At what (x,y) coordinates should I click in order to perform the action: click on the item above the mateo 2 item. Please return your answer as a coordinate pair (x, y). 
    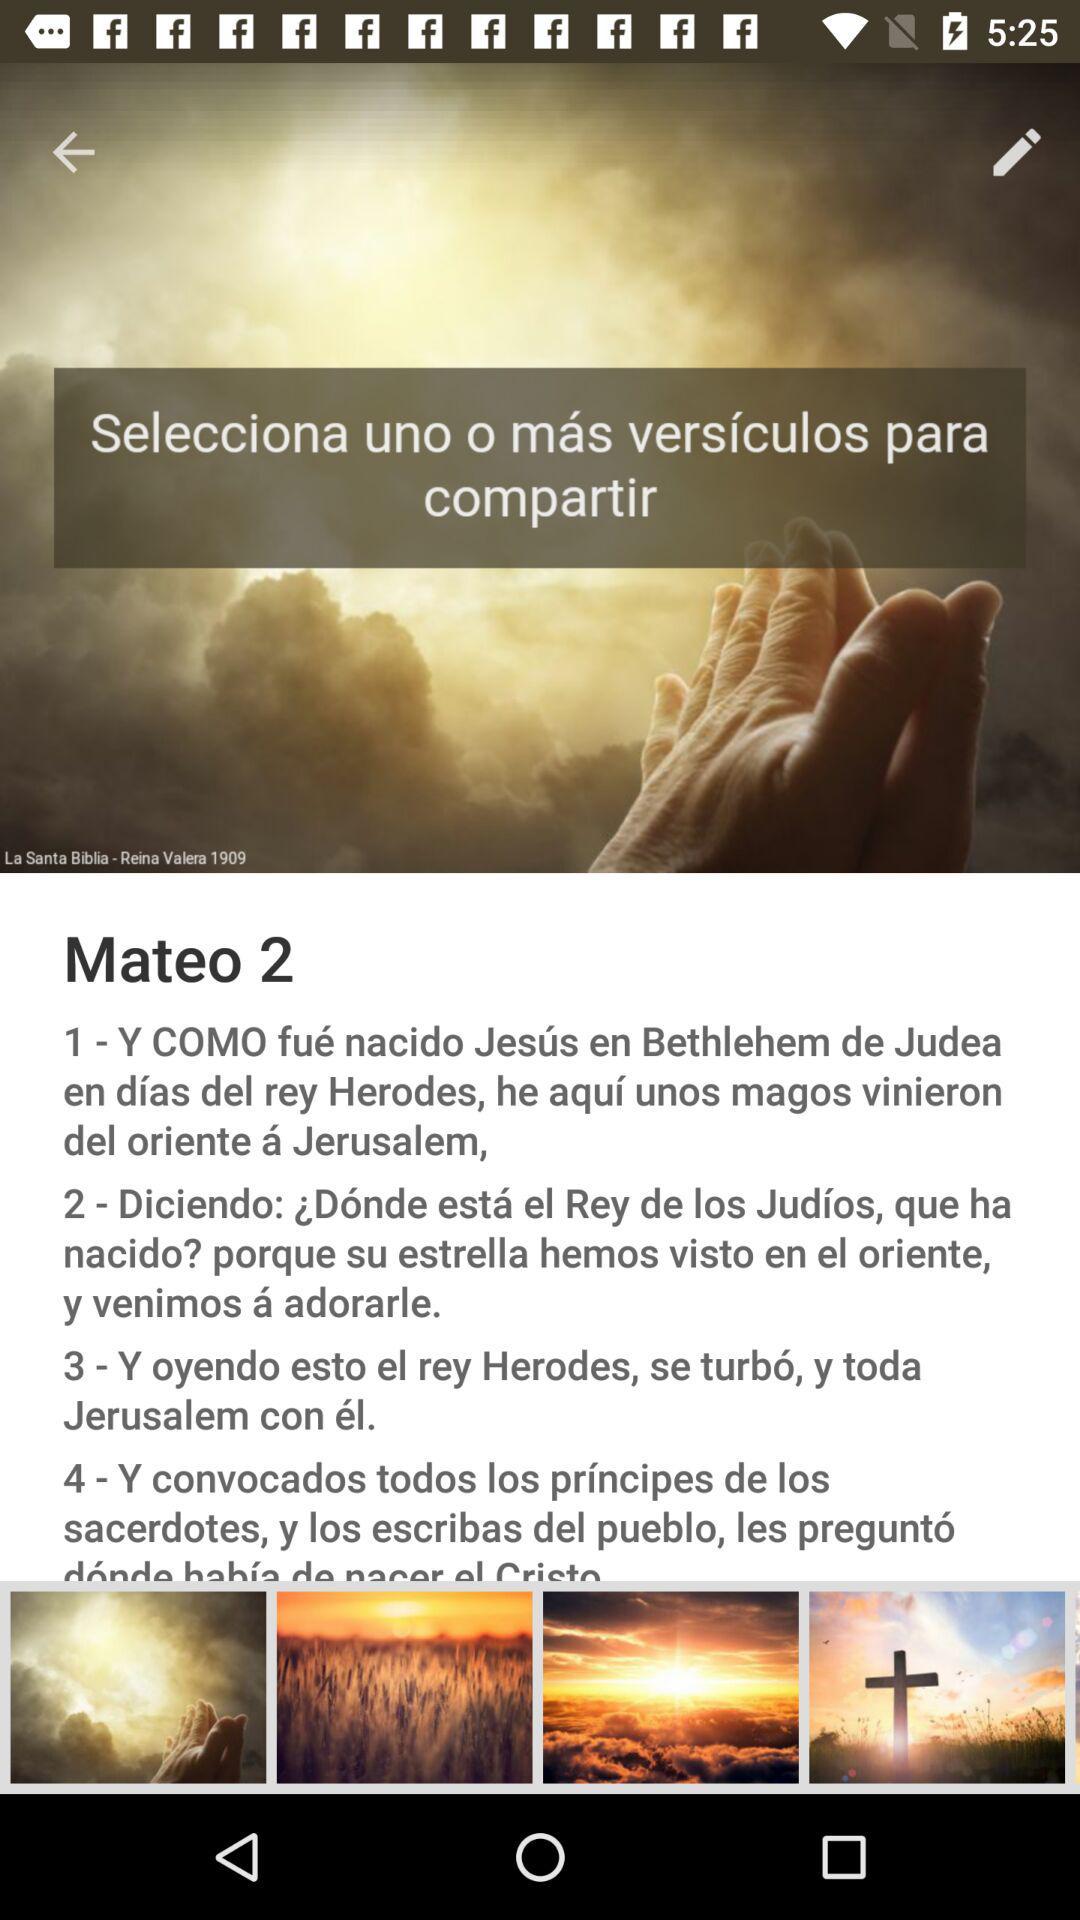
    Looking at the image, I should click on (1017, 151).